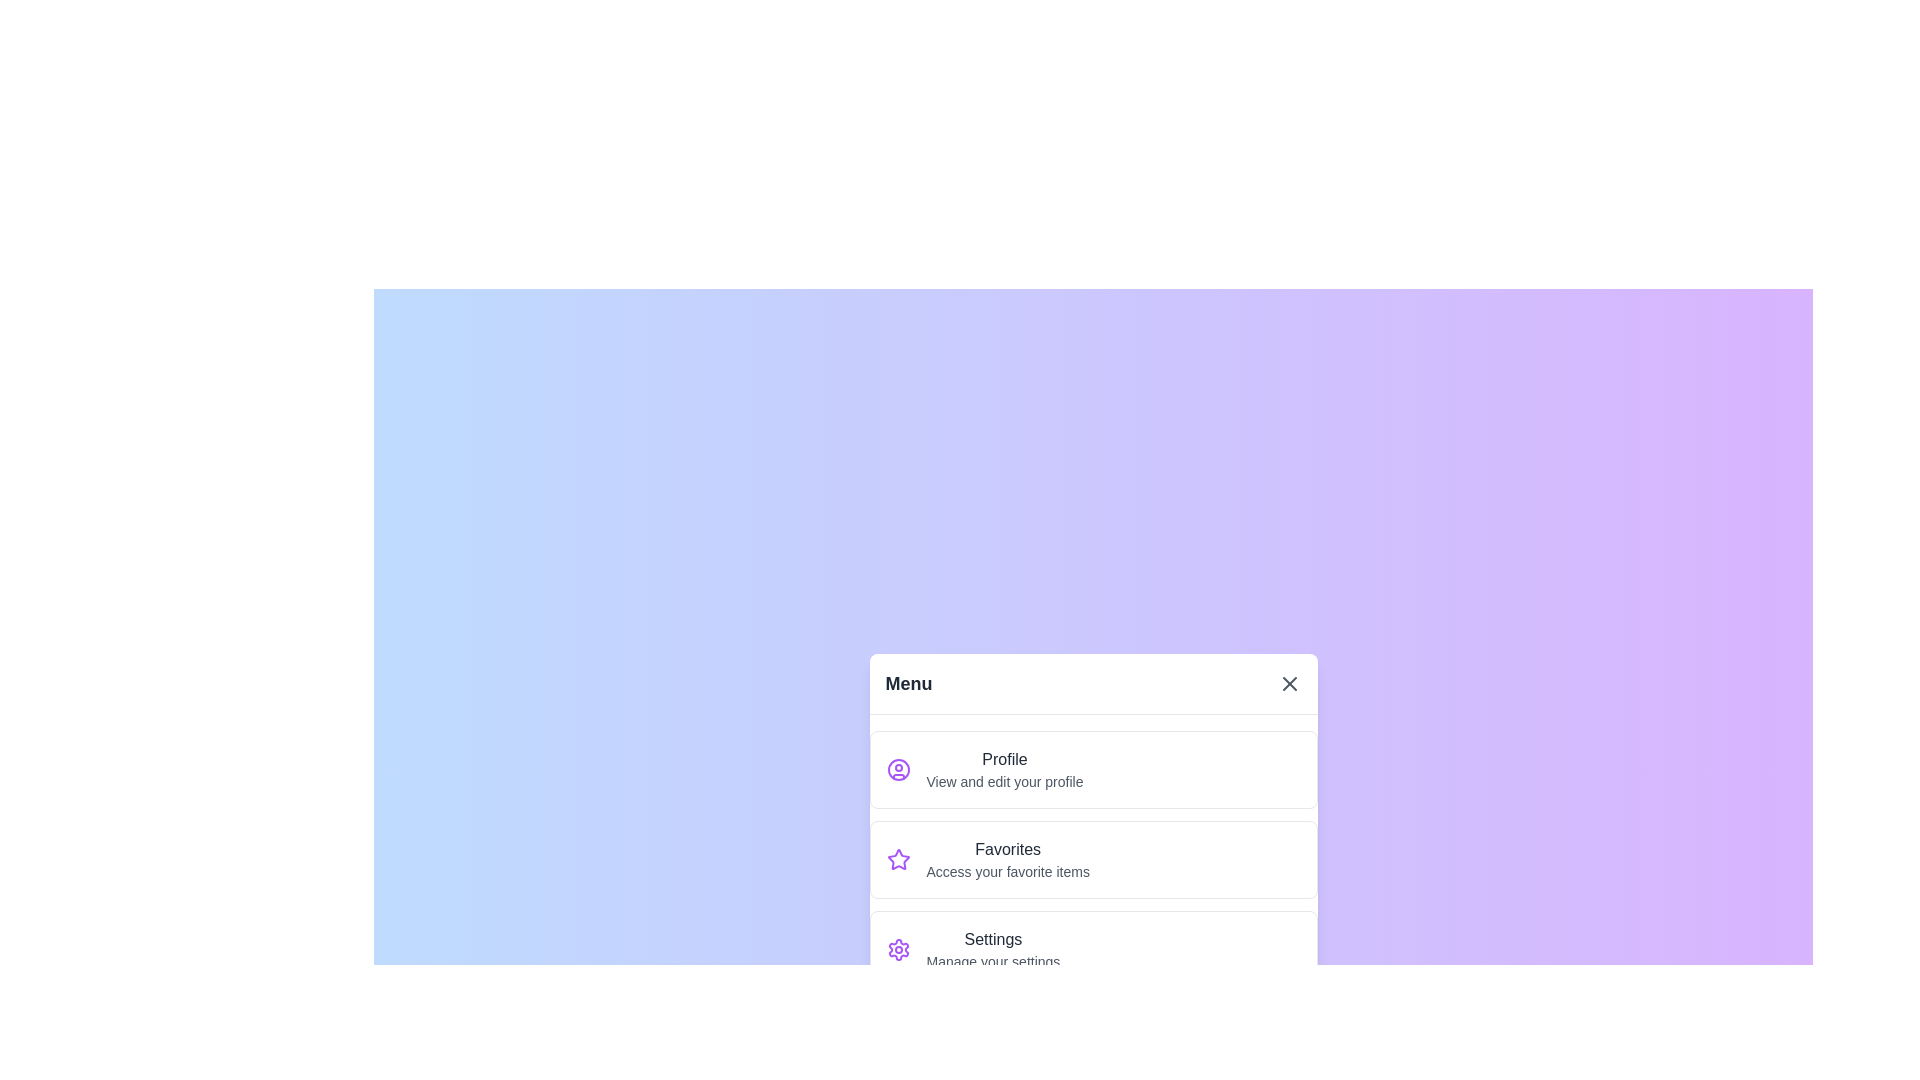  What do you see at coordinates (1092, 768) in the screenshot?
I see `the menu item Profile from the list` at bounding box center [1092, 768].